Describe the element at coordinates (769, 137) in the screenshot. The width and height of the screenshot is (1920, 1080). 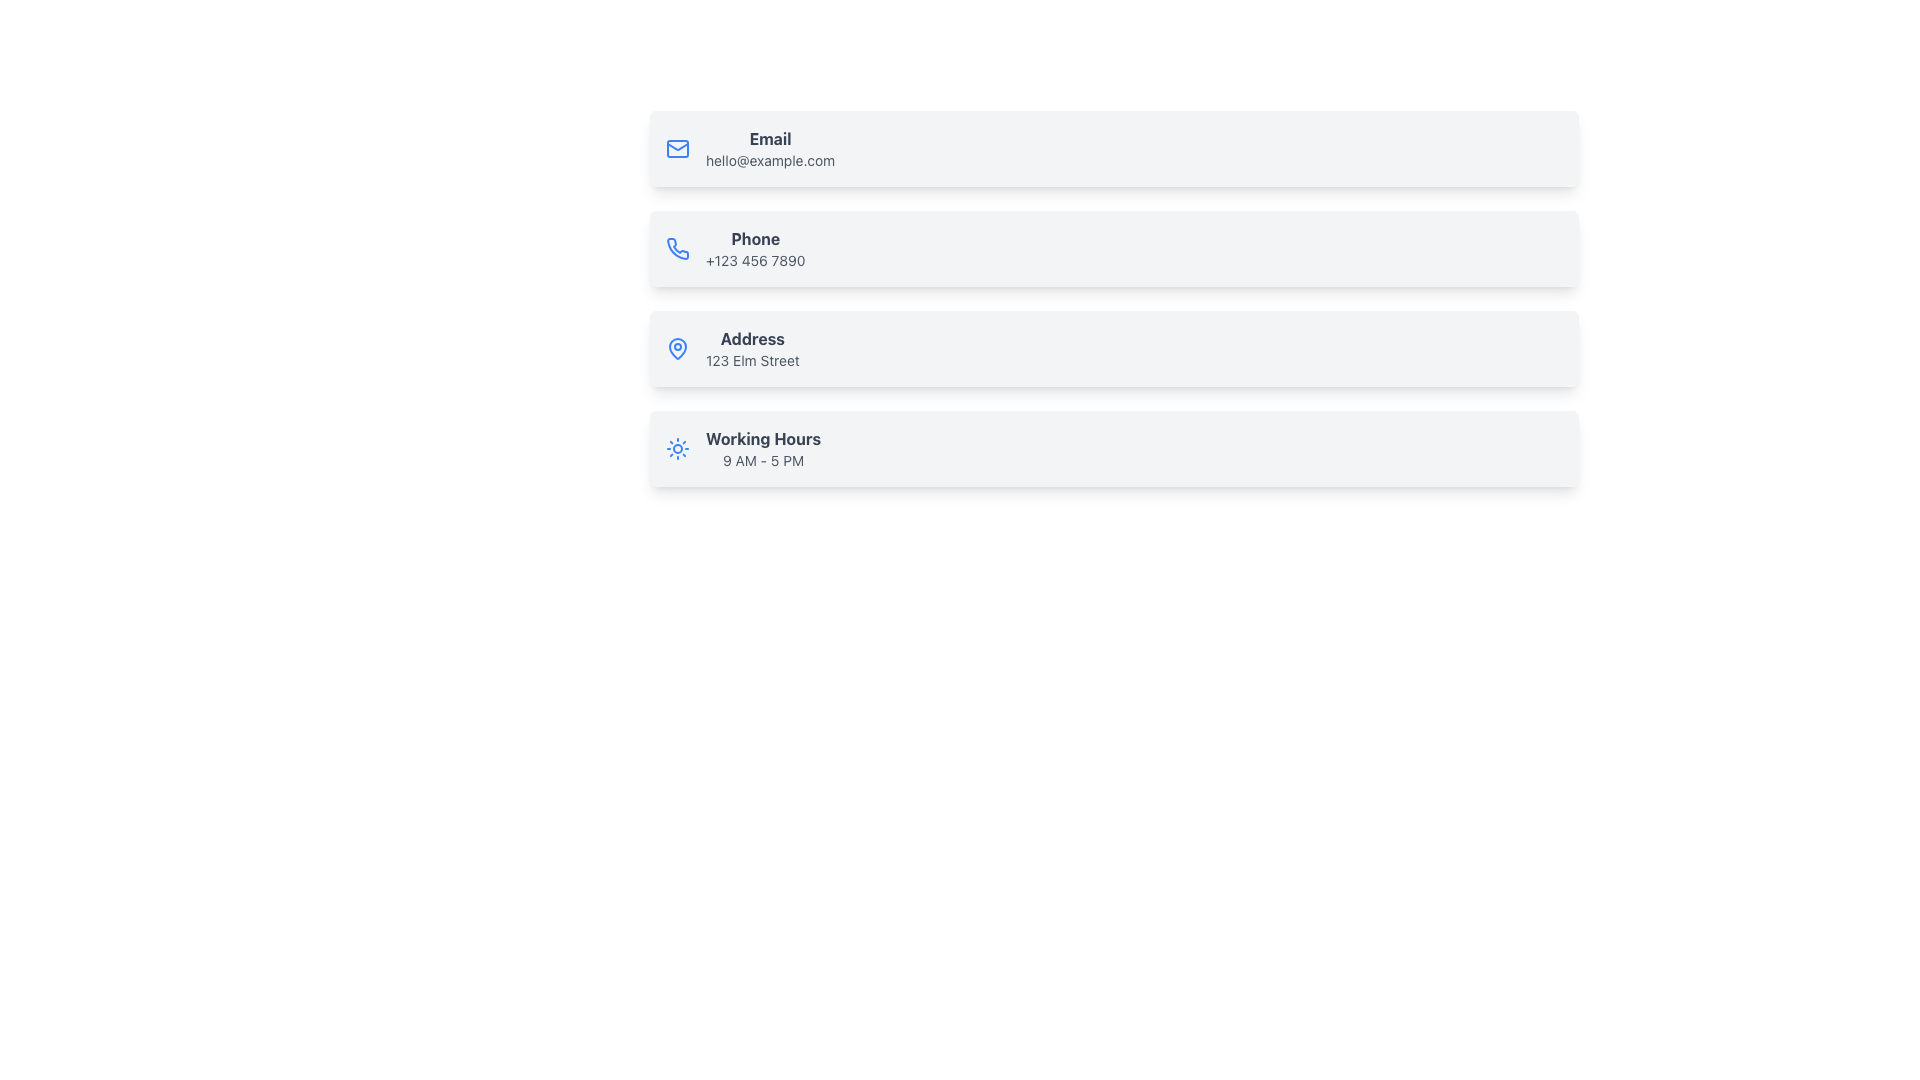
I see `the 'Email' text label, which is styled in bold, dark-gray font and is positioned above the email address 'hello@example.com' within the contact information section` at that location.